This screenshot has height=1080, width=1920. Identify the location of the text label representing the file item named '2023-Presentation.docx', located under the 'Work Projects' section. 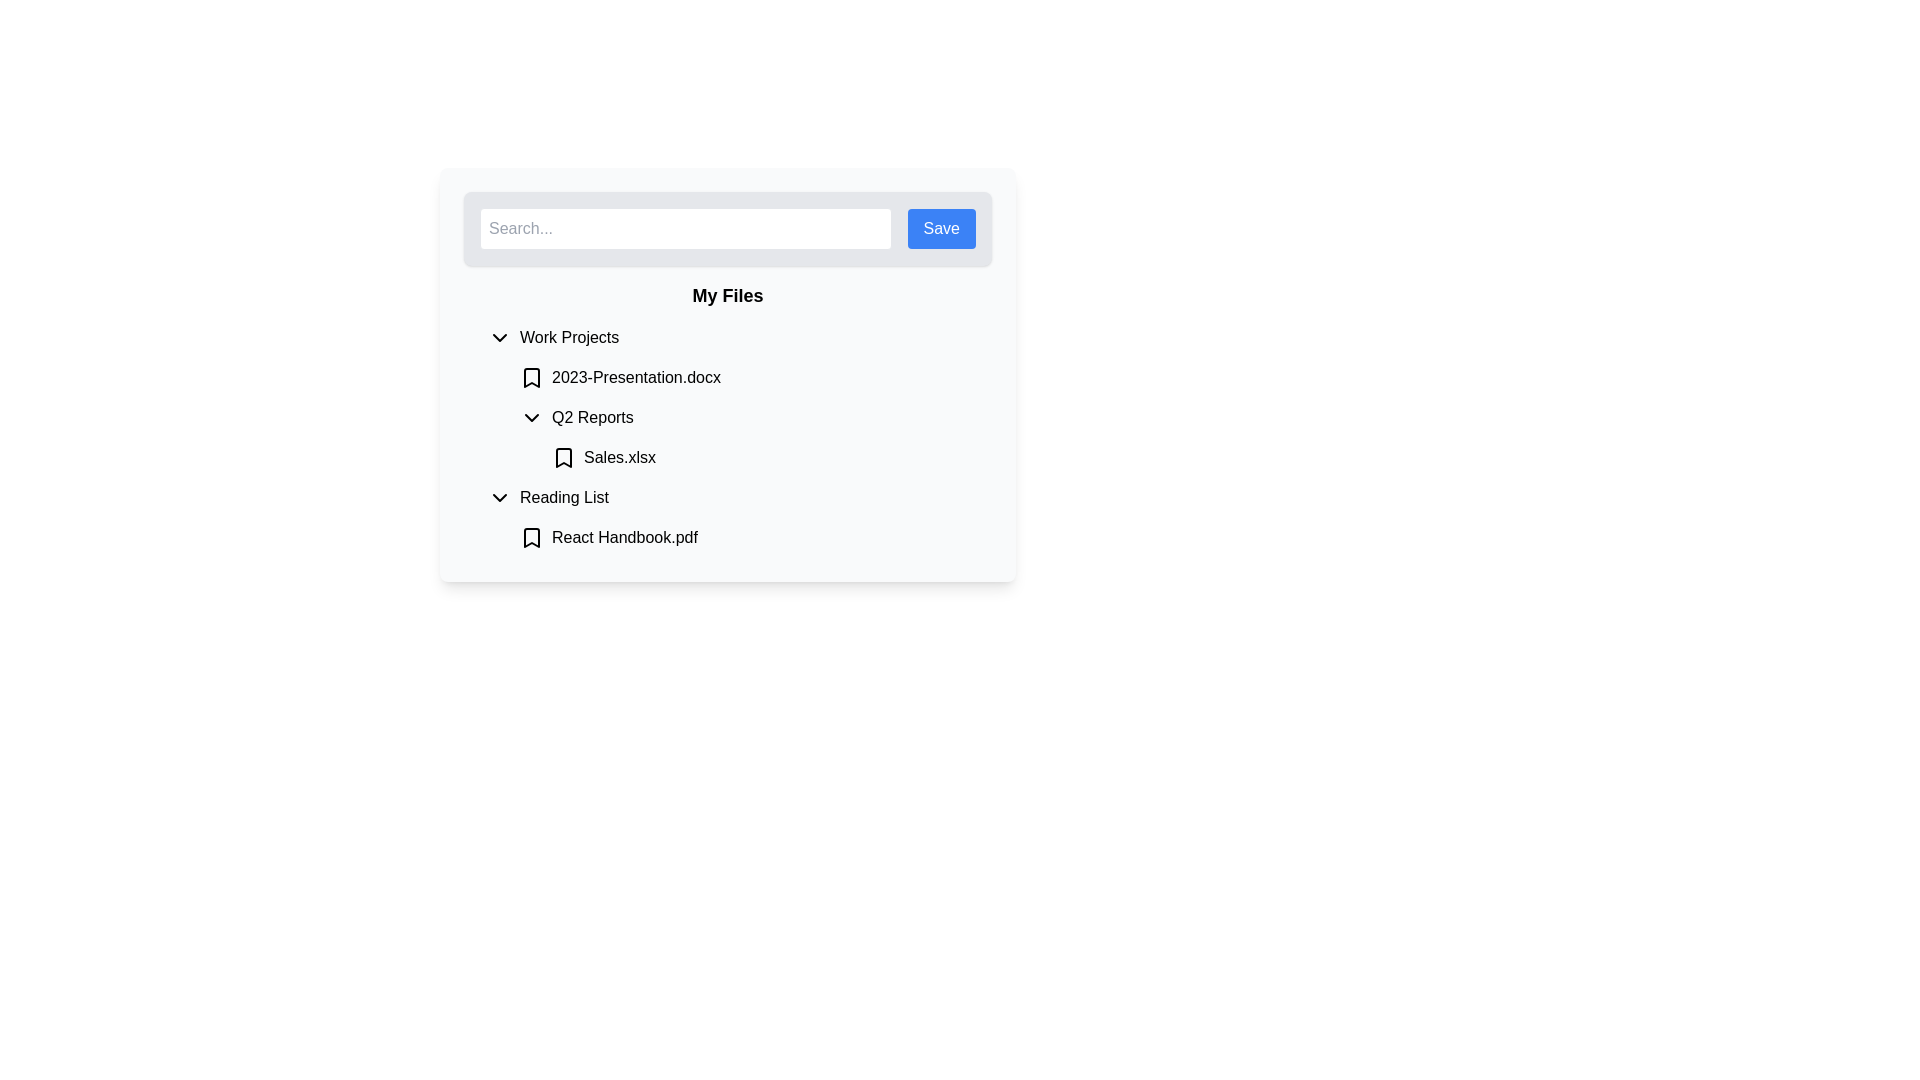
(635, 378).